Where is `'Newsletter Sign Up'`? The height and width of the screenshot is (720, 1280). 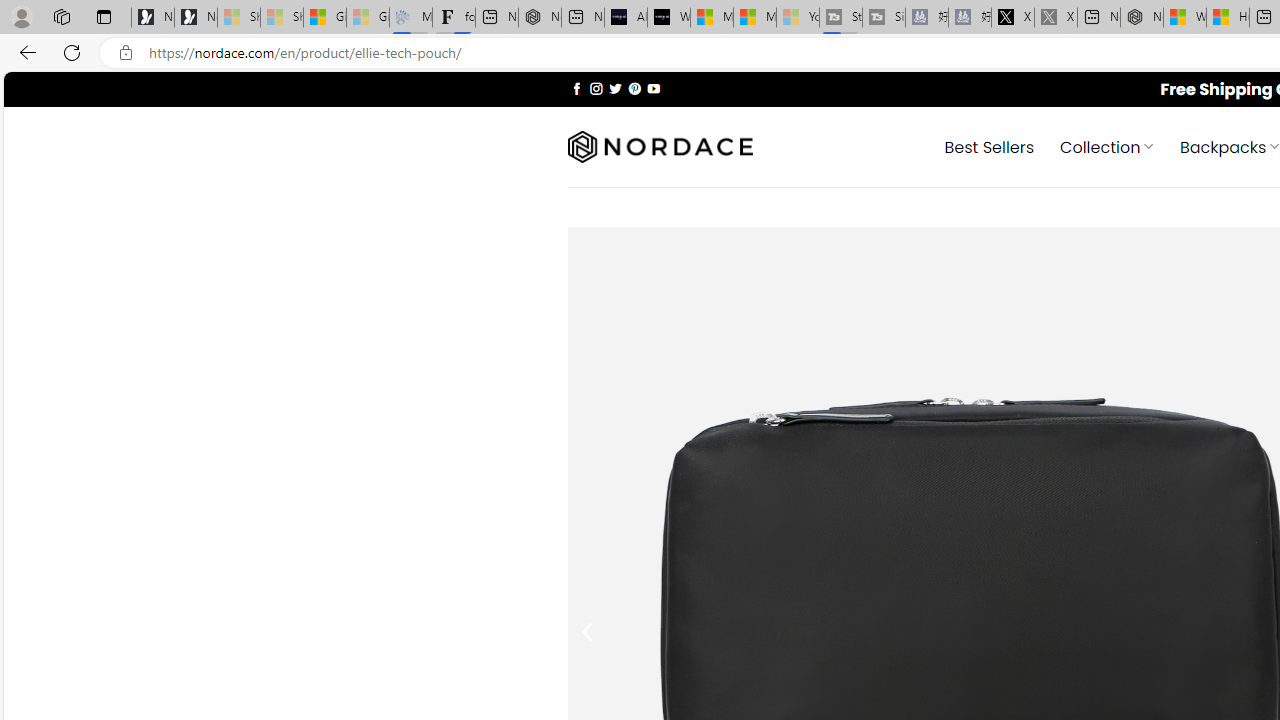 'Newsletter Sign Up' is located at coordinates (196, 17).